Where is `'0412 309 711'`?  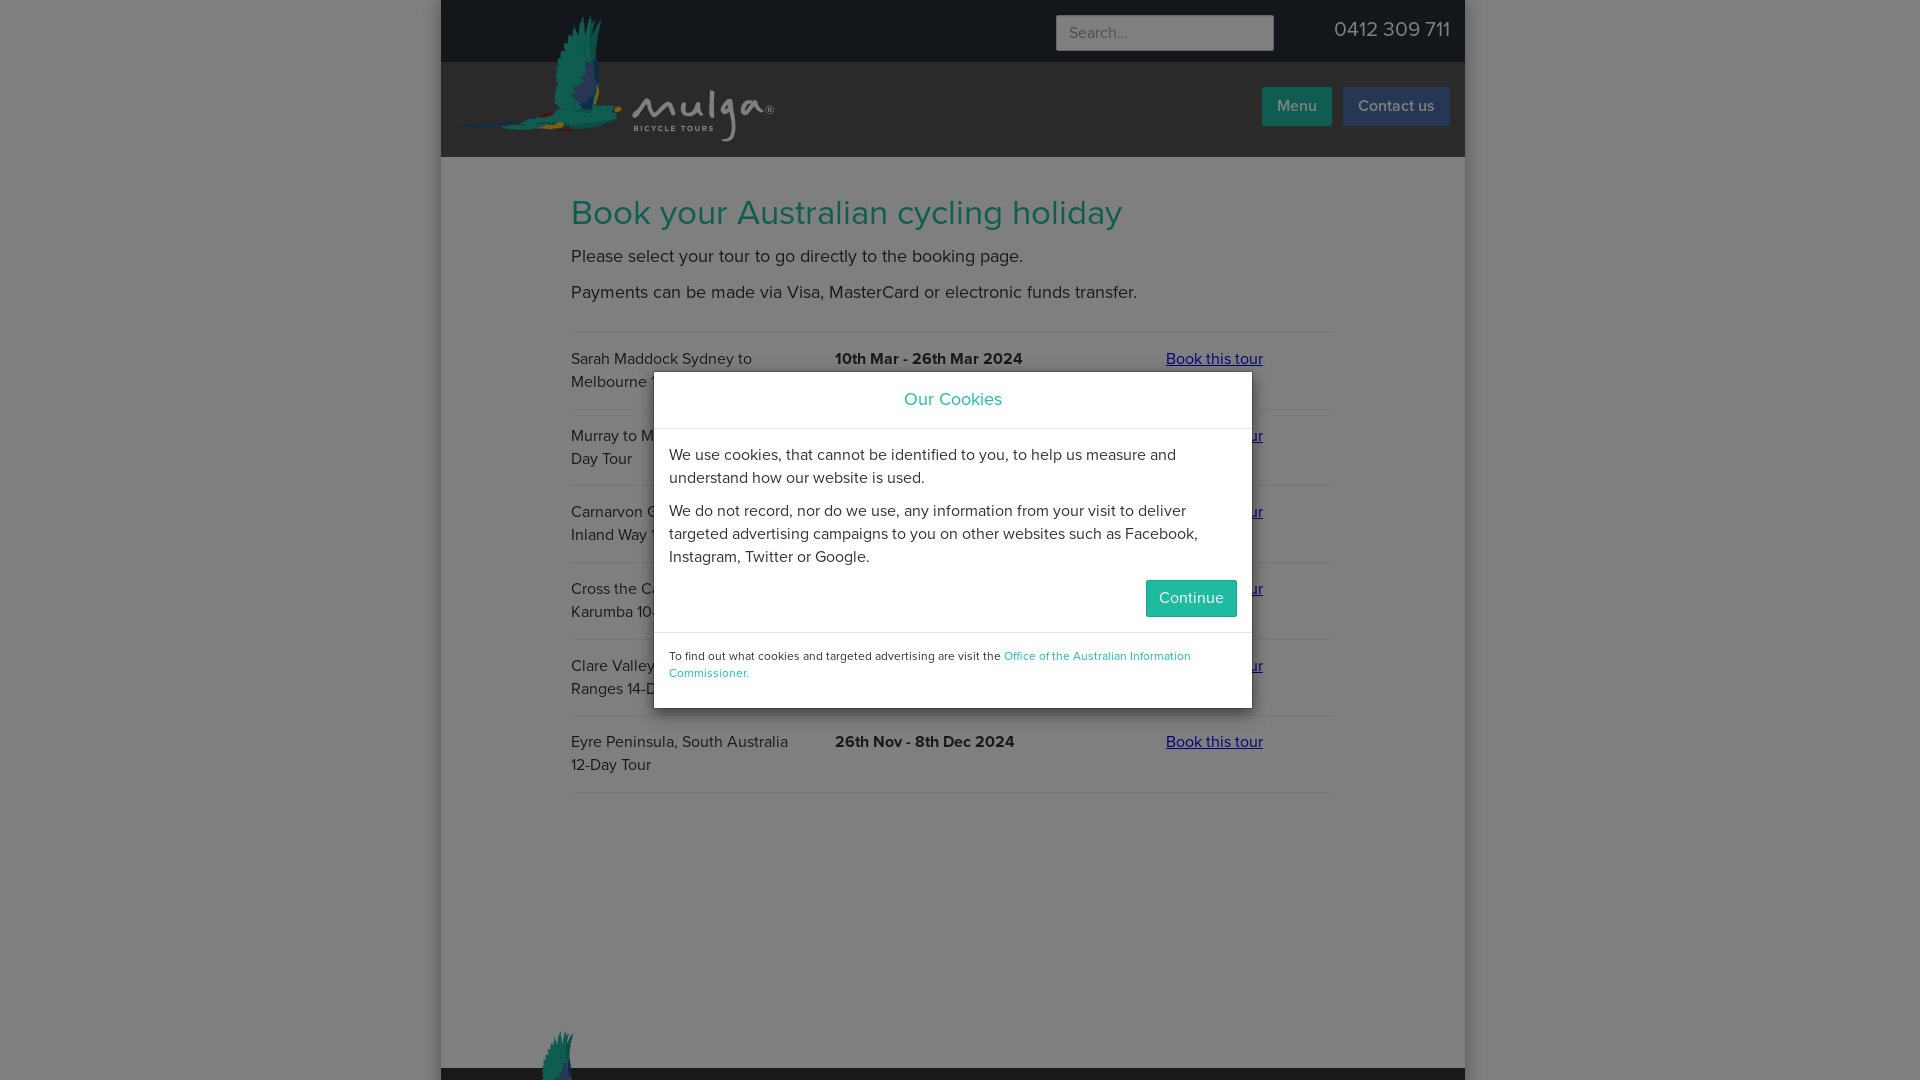 '0412 309 711' is located at coordinates (1391, 29).